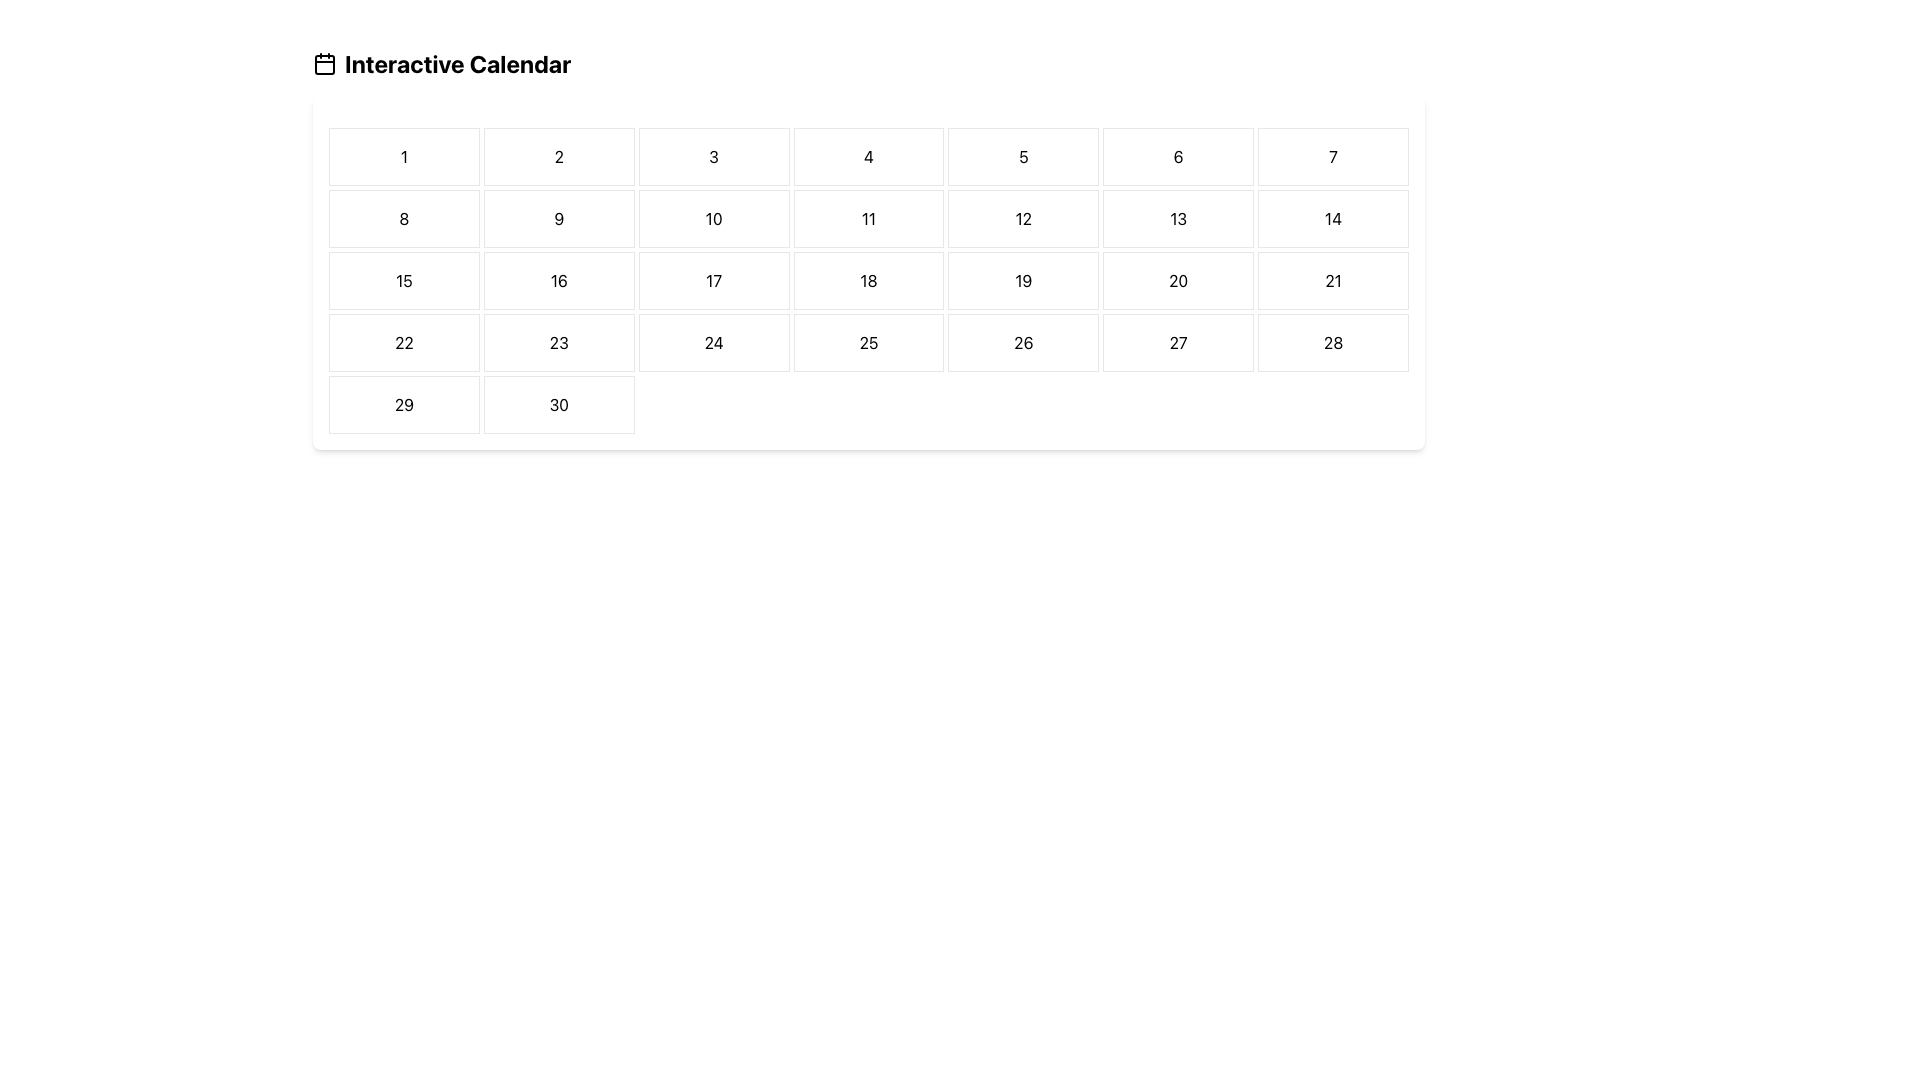  What do you see at coordinates (868, 156) in the screenshot?
I see `the selectable day button for day 4 in the calendar interface, located in the first row and fourth column of a seven-column grid` at bounding box center [868, 156].